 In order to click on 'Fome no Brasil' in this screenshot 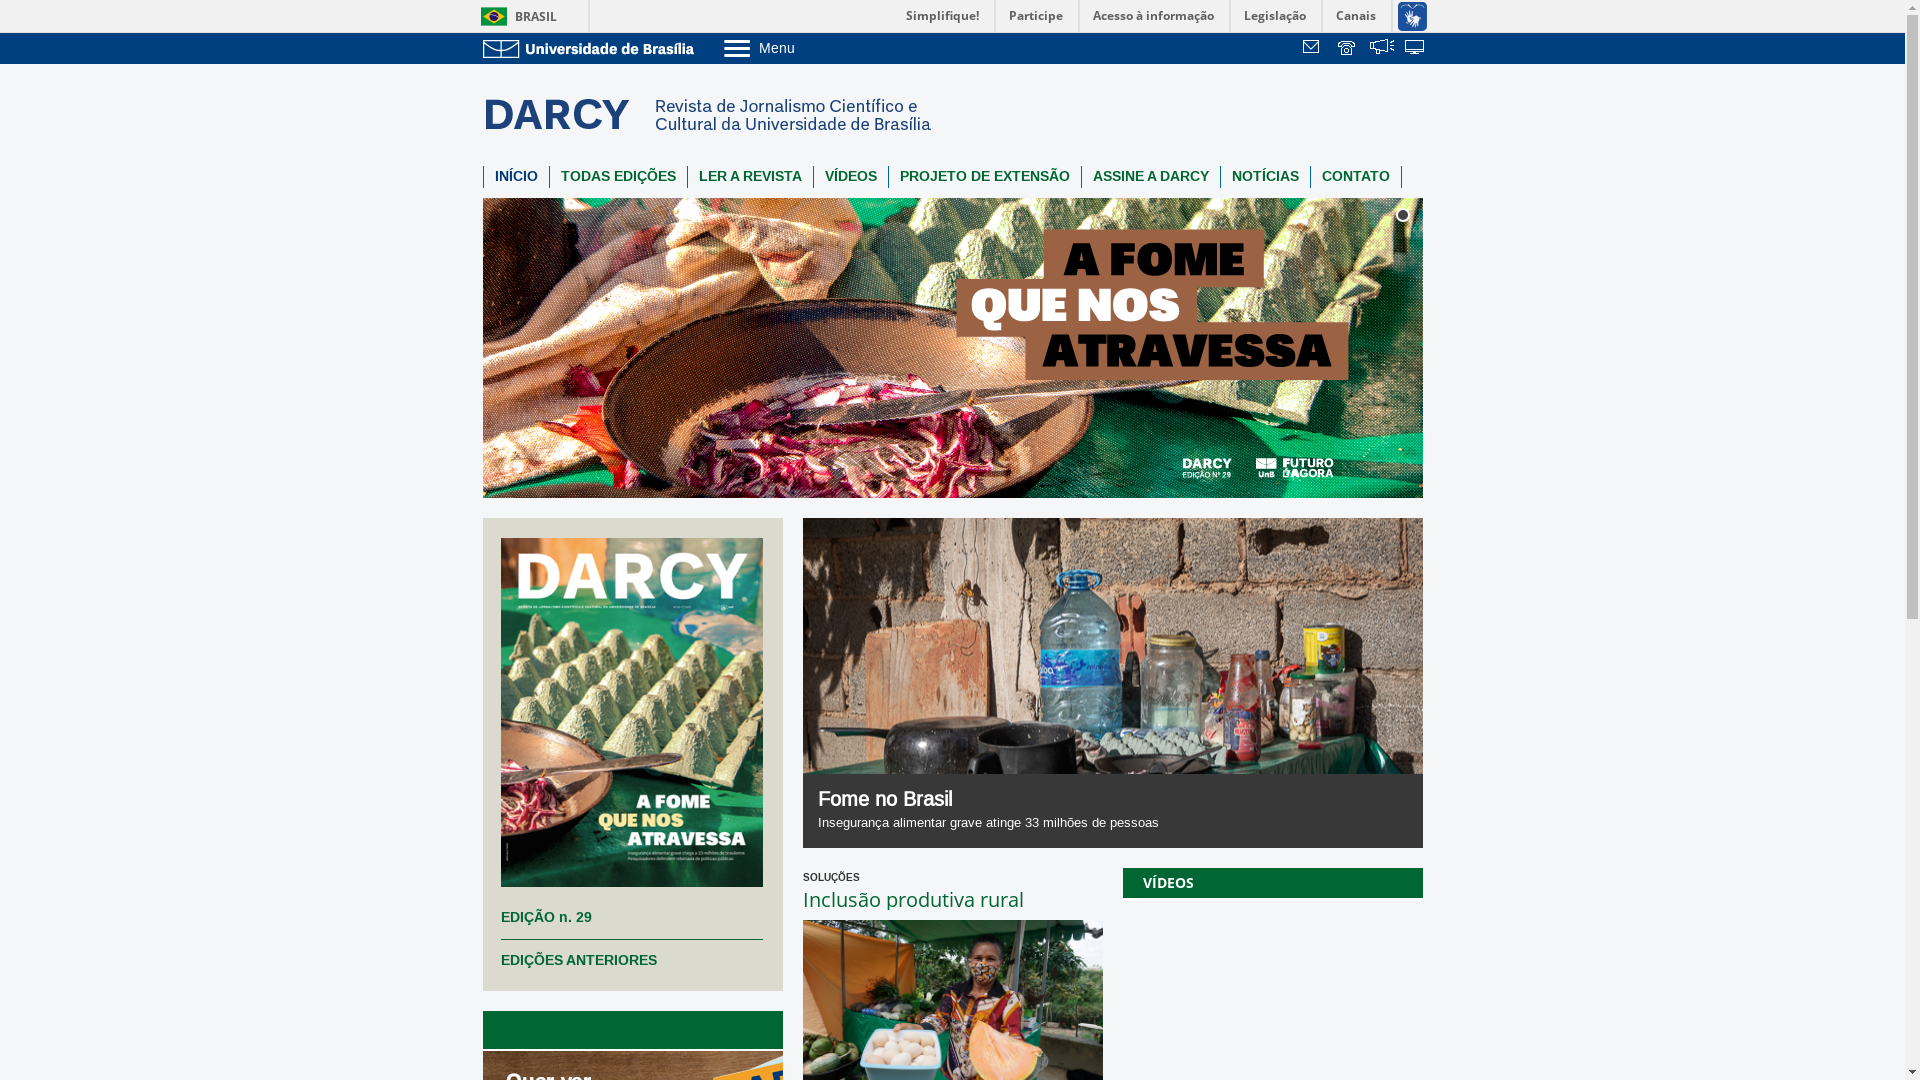, I will do `click(817, 798)`.